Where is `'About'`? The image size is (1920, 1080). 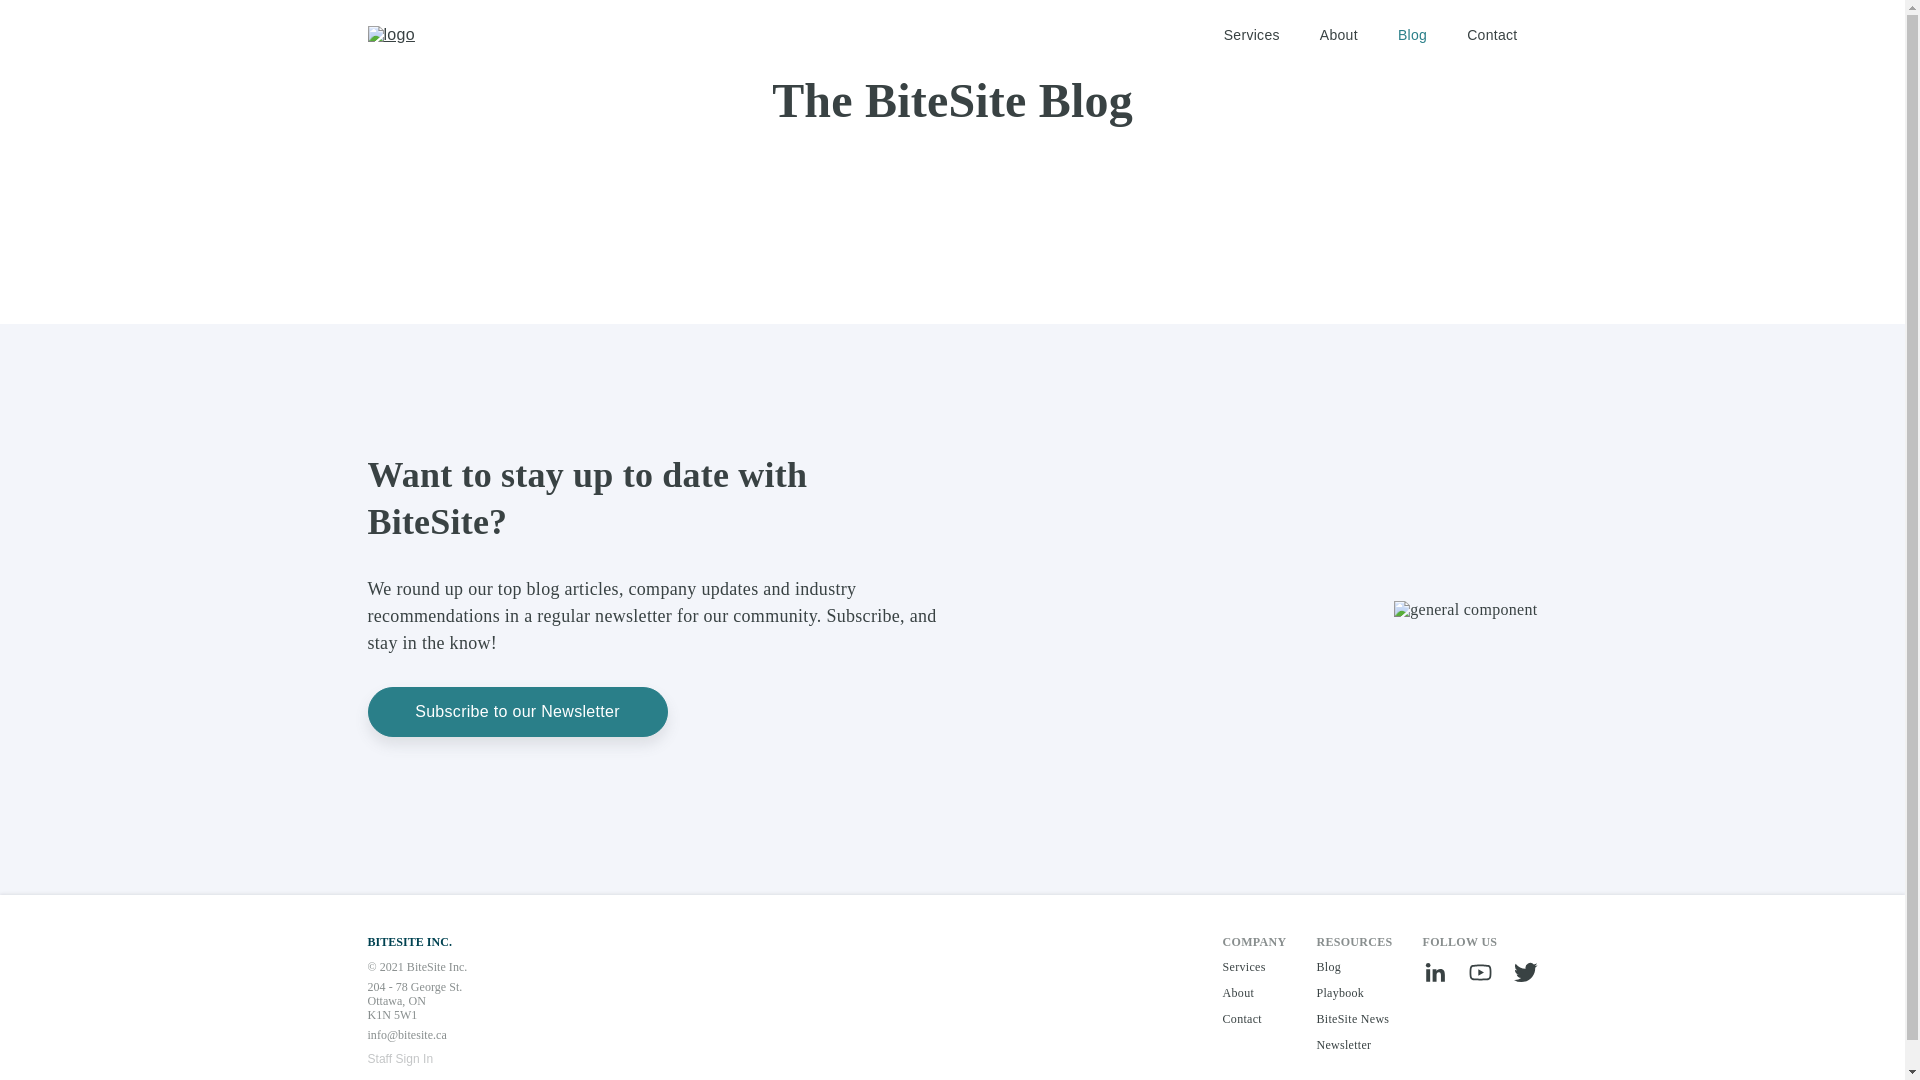
'About' is located at coordinates (1253, 992).